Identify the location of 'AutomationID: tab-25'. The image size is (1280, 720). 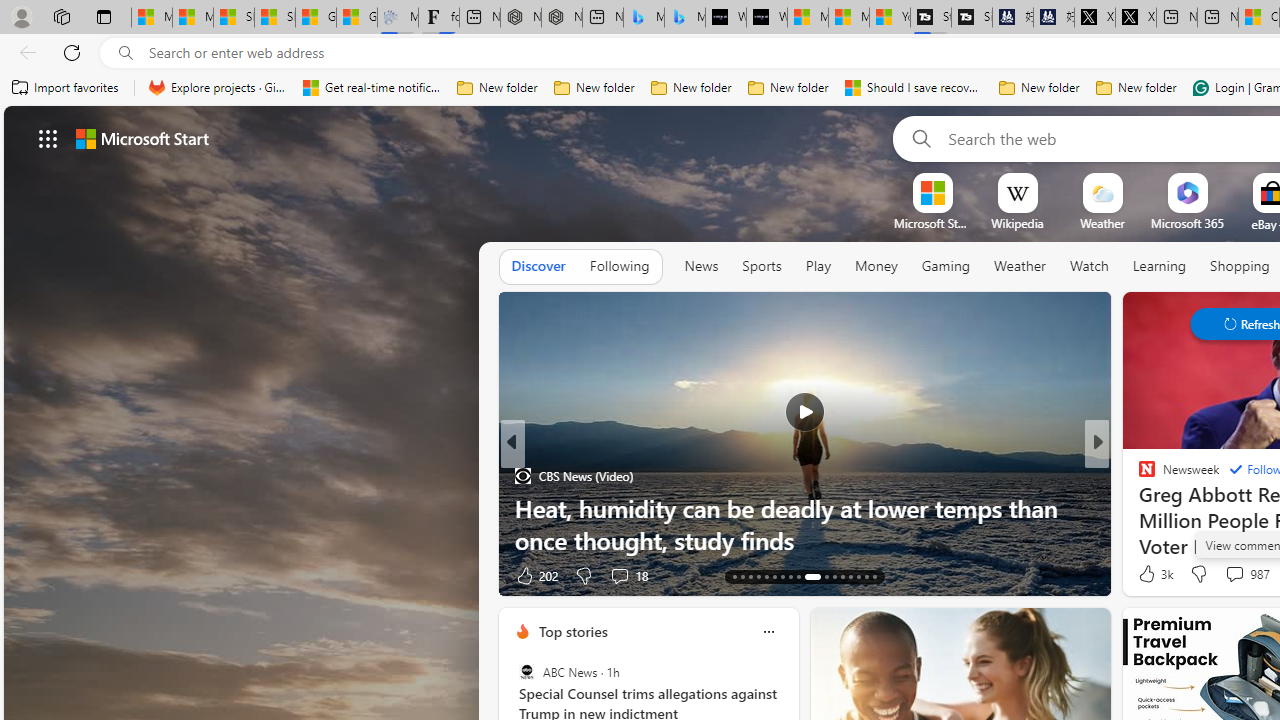
(842, 577).